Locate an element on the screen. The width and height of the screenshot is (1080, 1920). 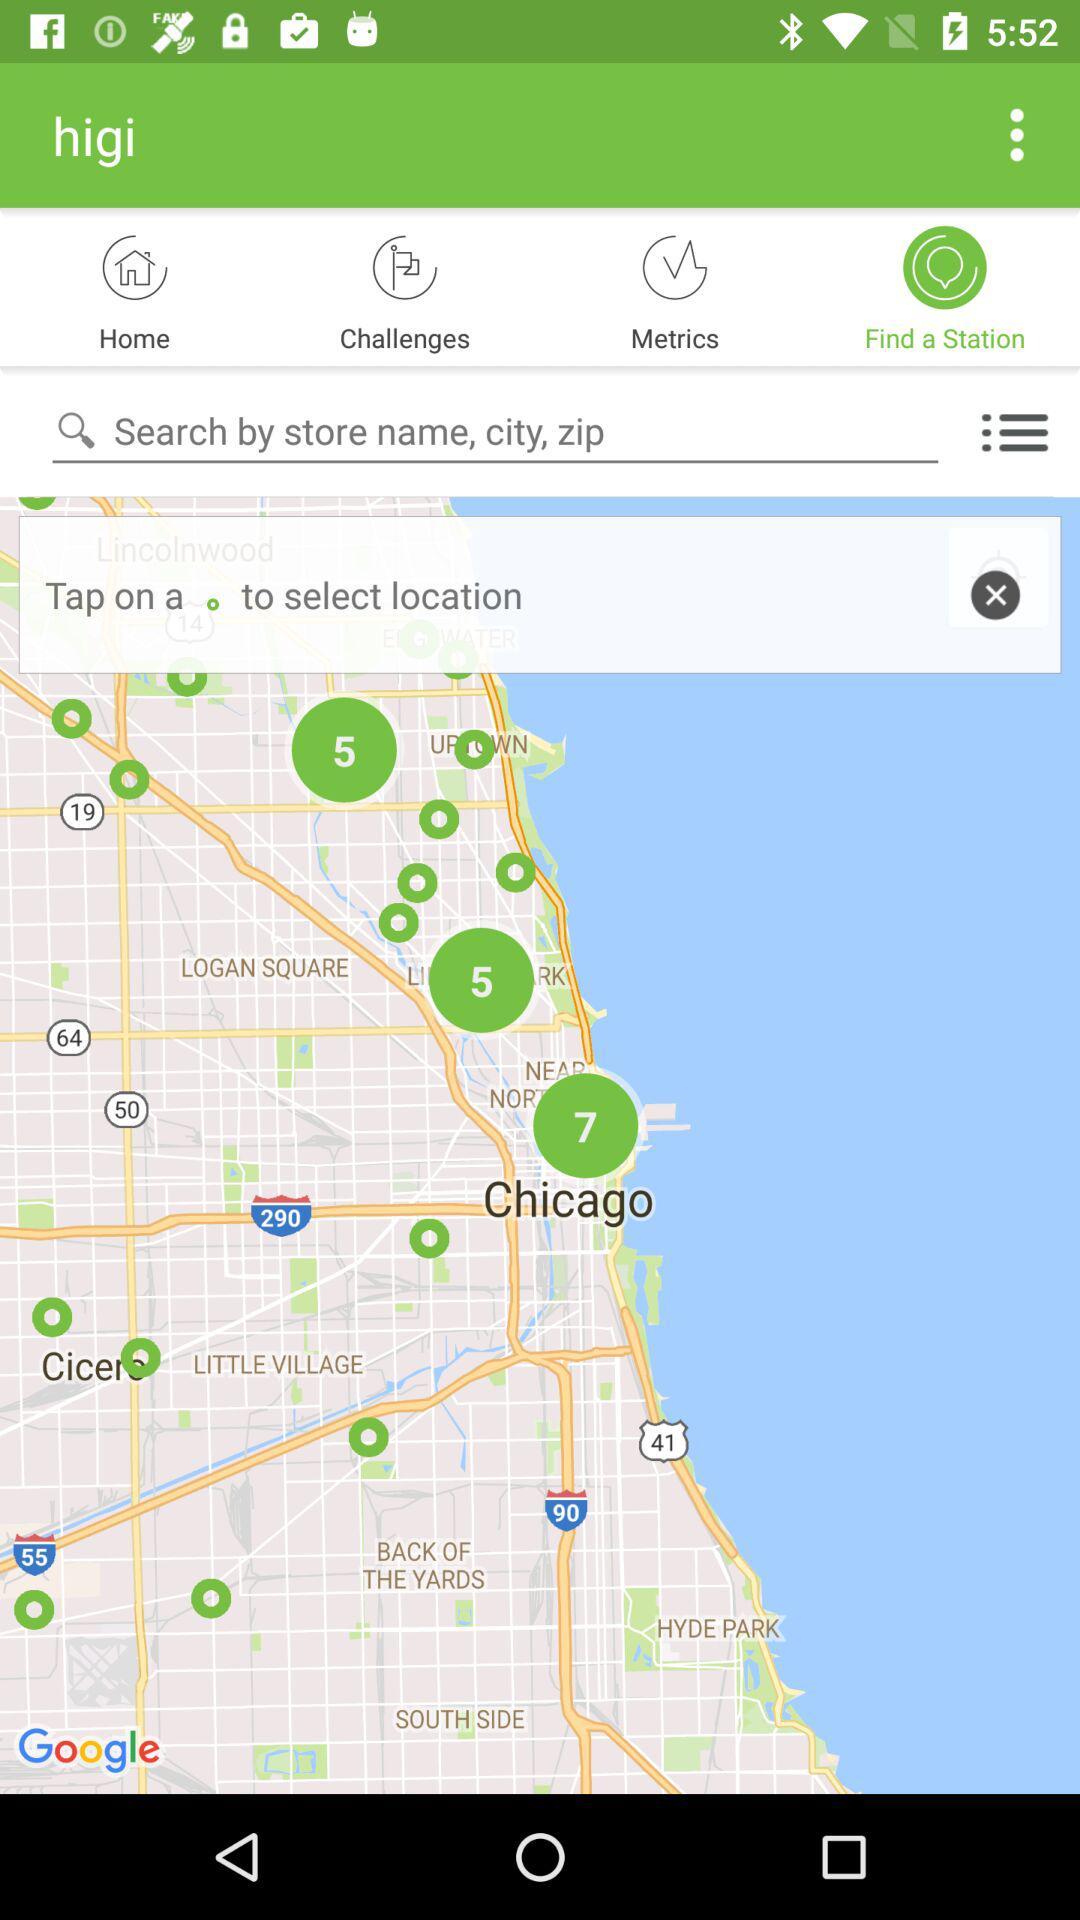
close button beside location is located at coordinates (995, 593).